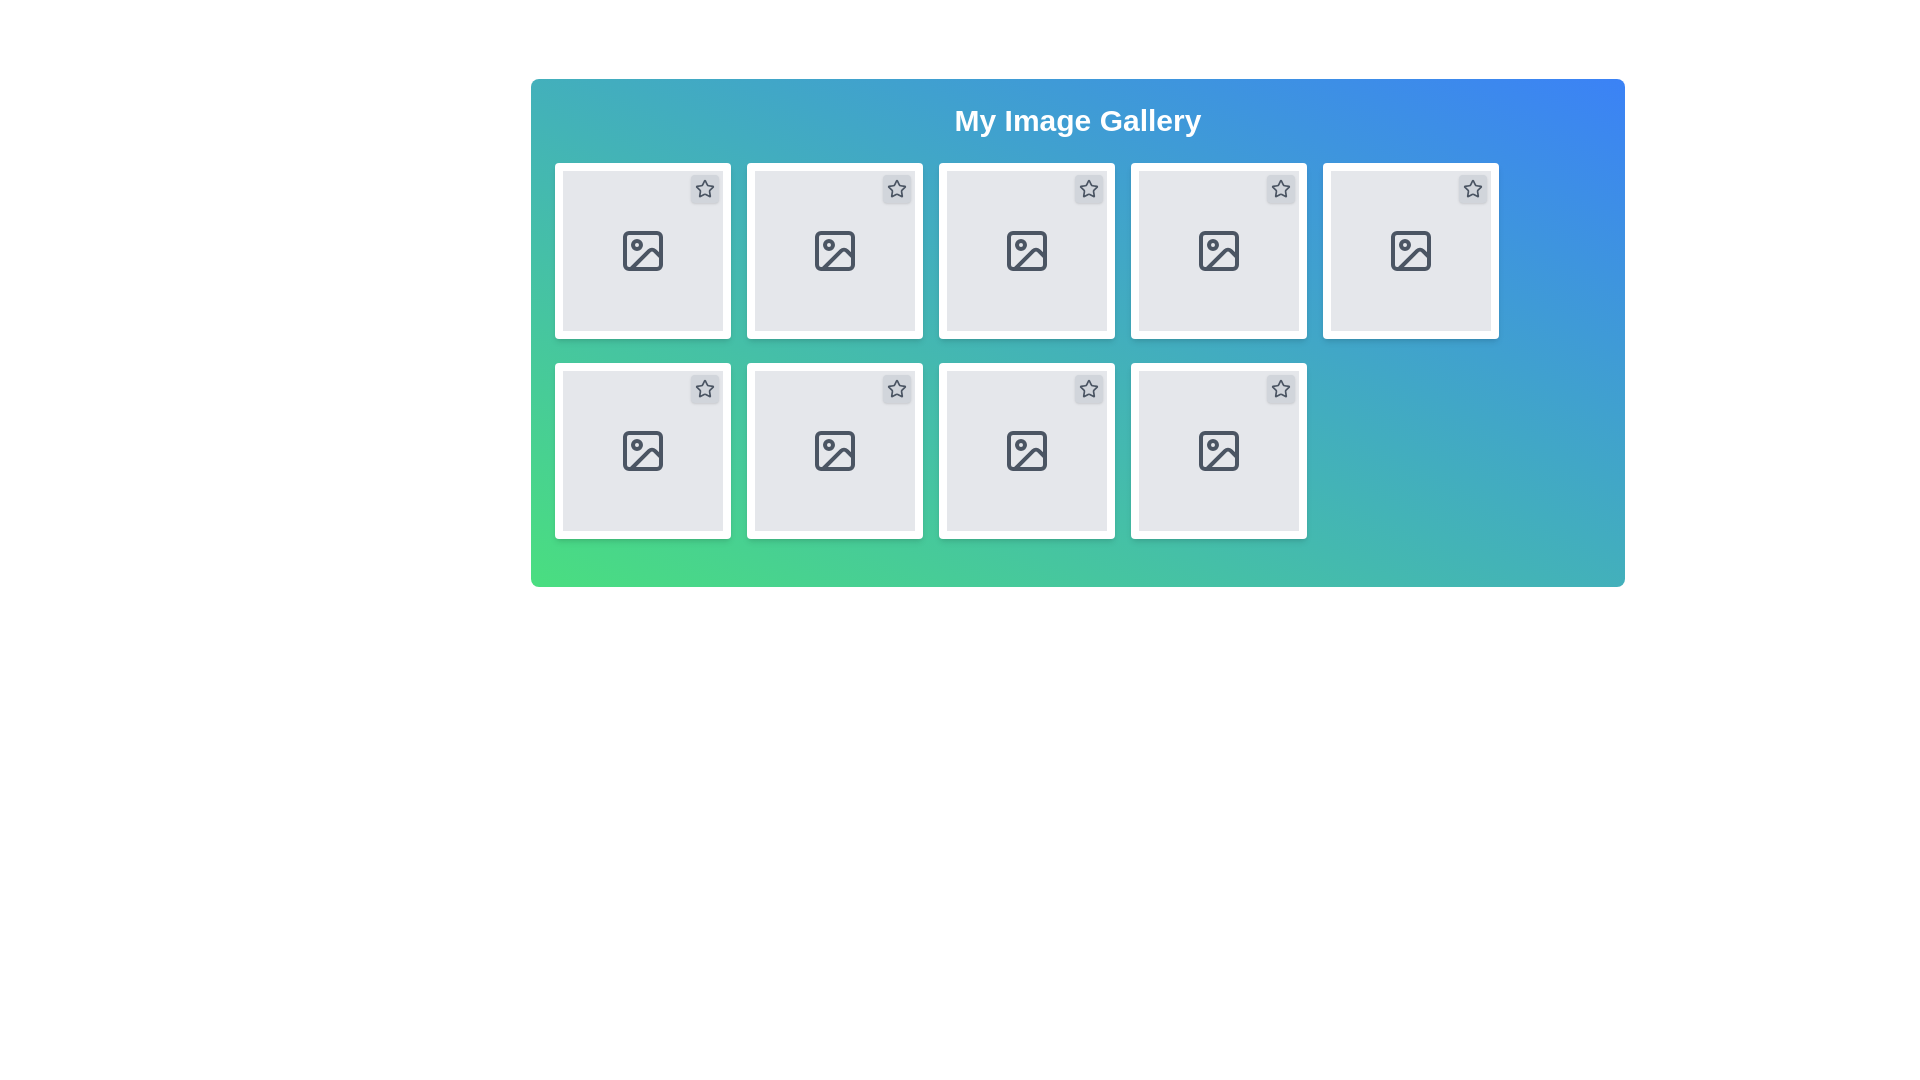 The image size is (1920, 1080). I want to click on the image placeholder icon located in the top right corner of the 'My Image Gallery', so click(1410, 249).